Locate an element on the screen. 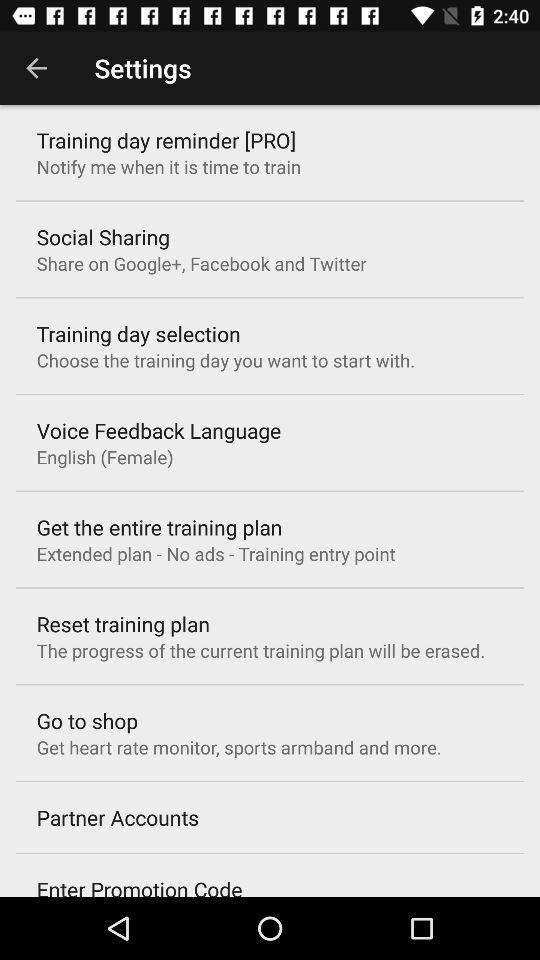 Image resolution: width=540 pixels, height=960 pixels. icon below the training day reminder icon is located at coordinates (167, 165).